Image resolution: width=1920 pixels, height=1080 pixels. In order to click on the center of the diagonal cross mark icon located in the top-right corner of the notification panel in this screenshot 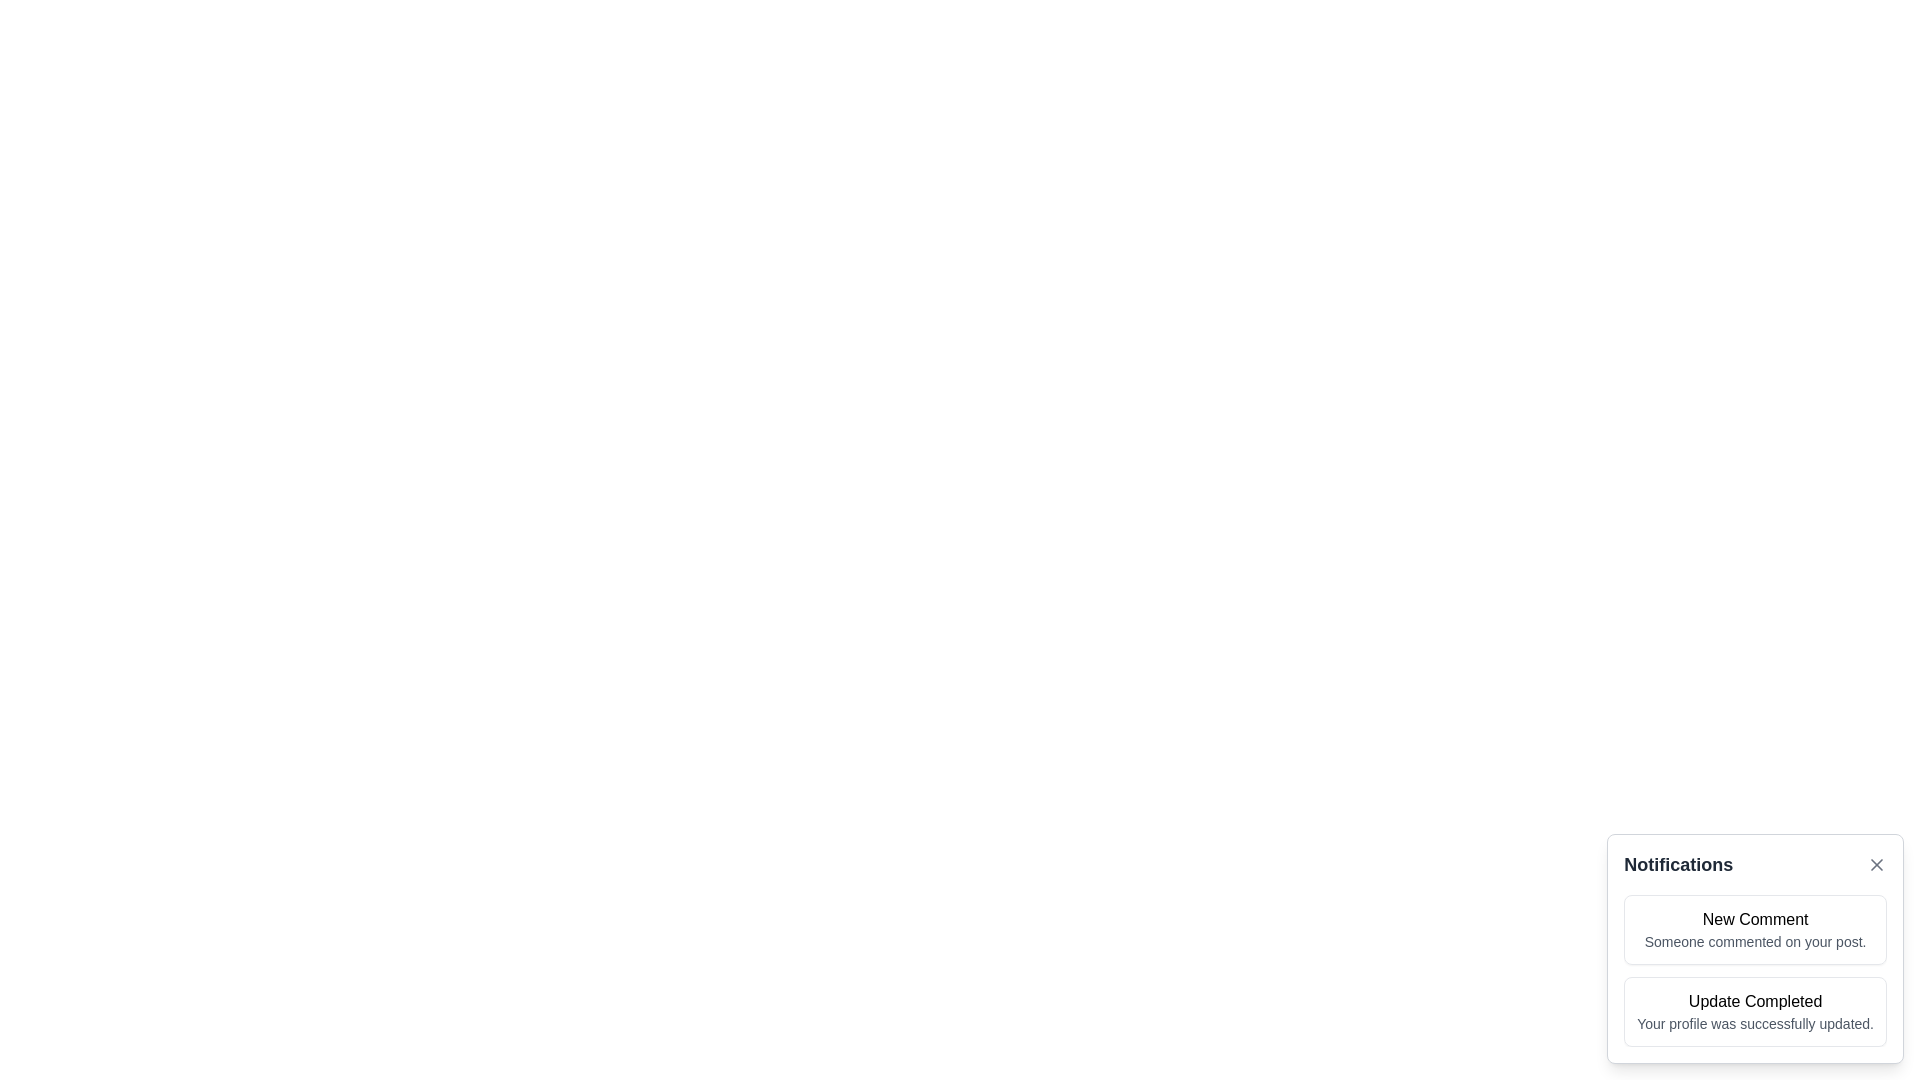, I will do `click(1875, 863)`.